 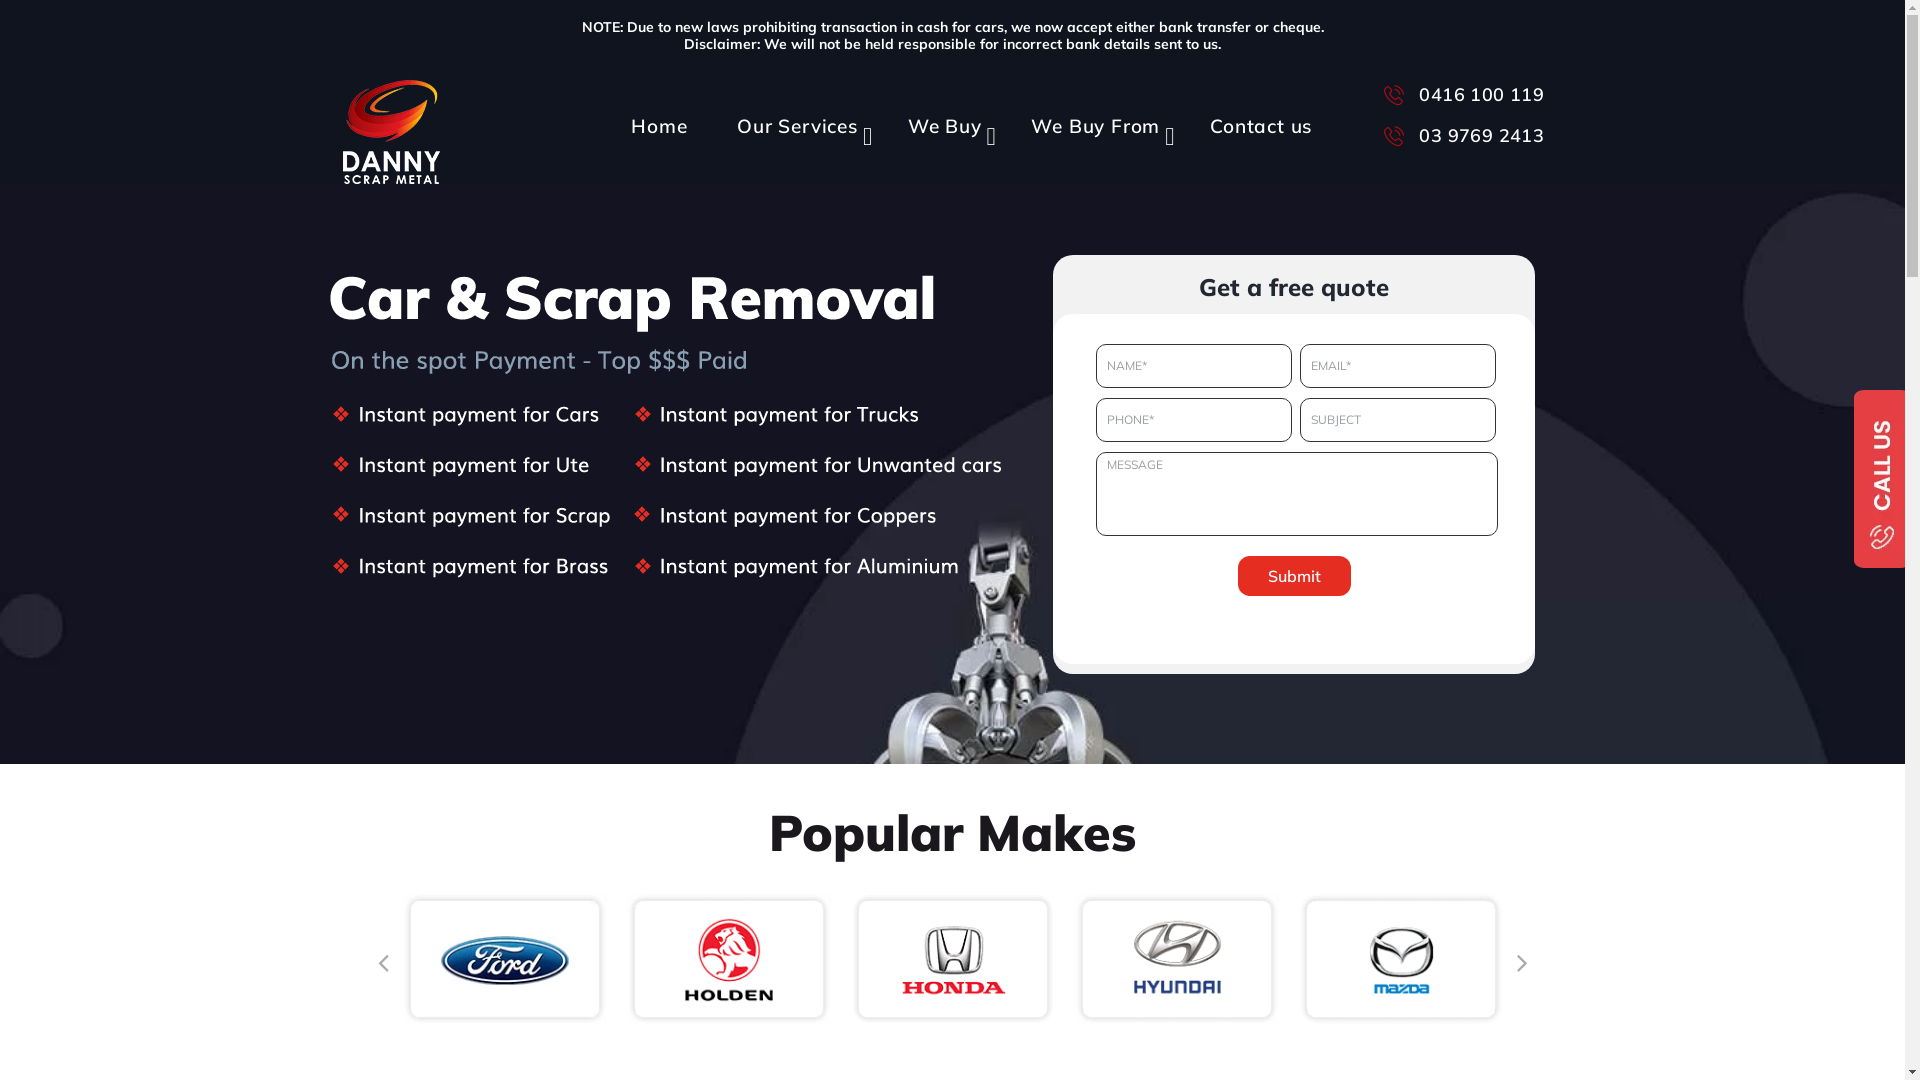 What do you see at coordinates (1090, 115) in the screenshot?
I see `'We Buy From'` at bounding box center [1090, 115].